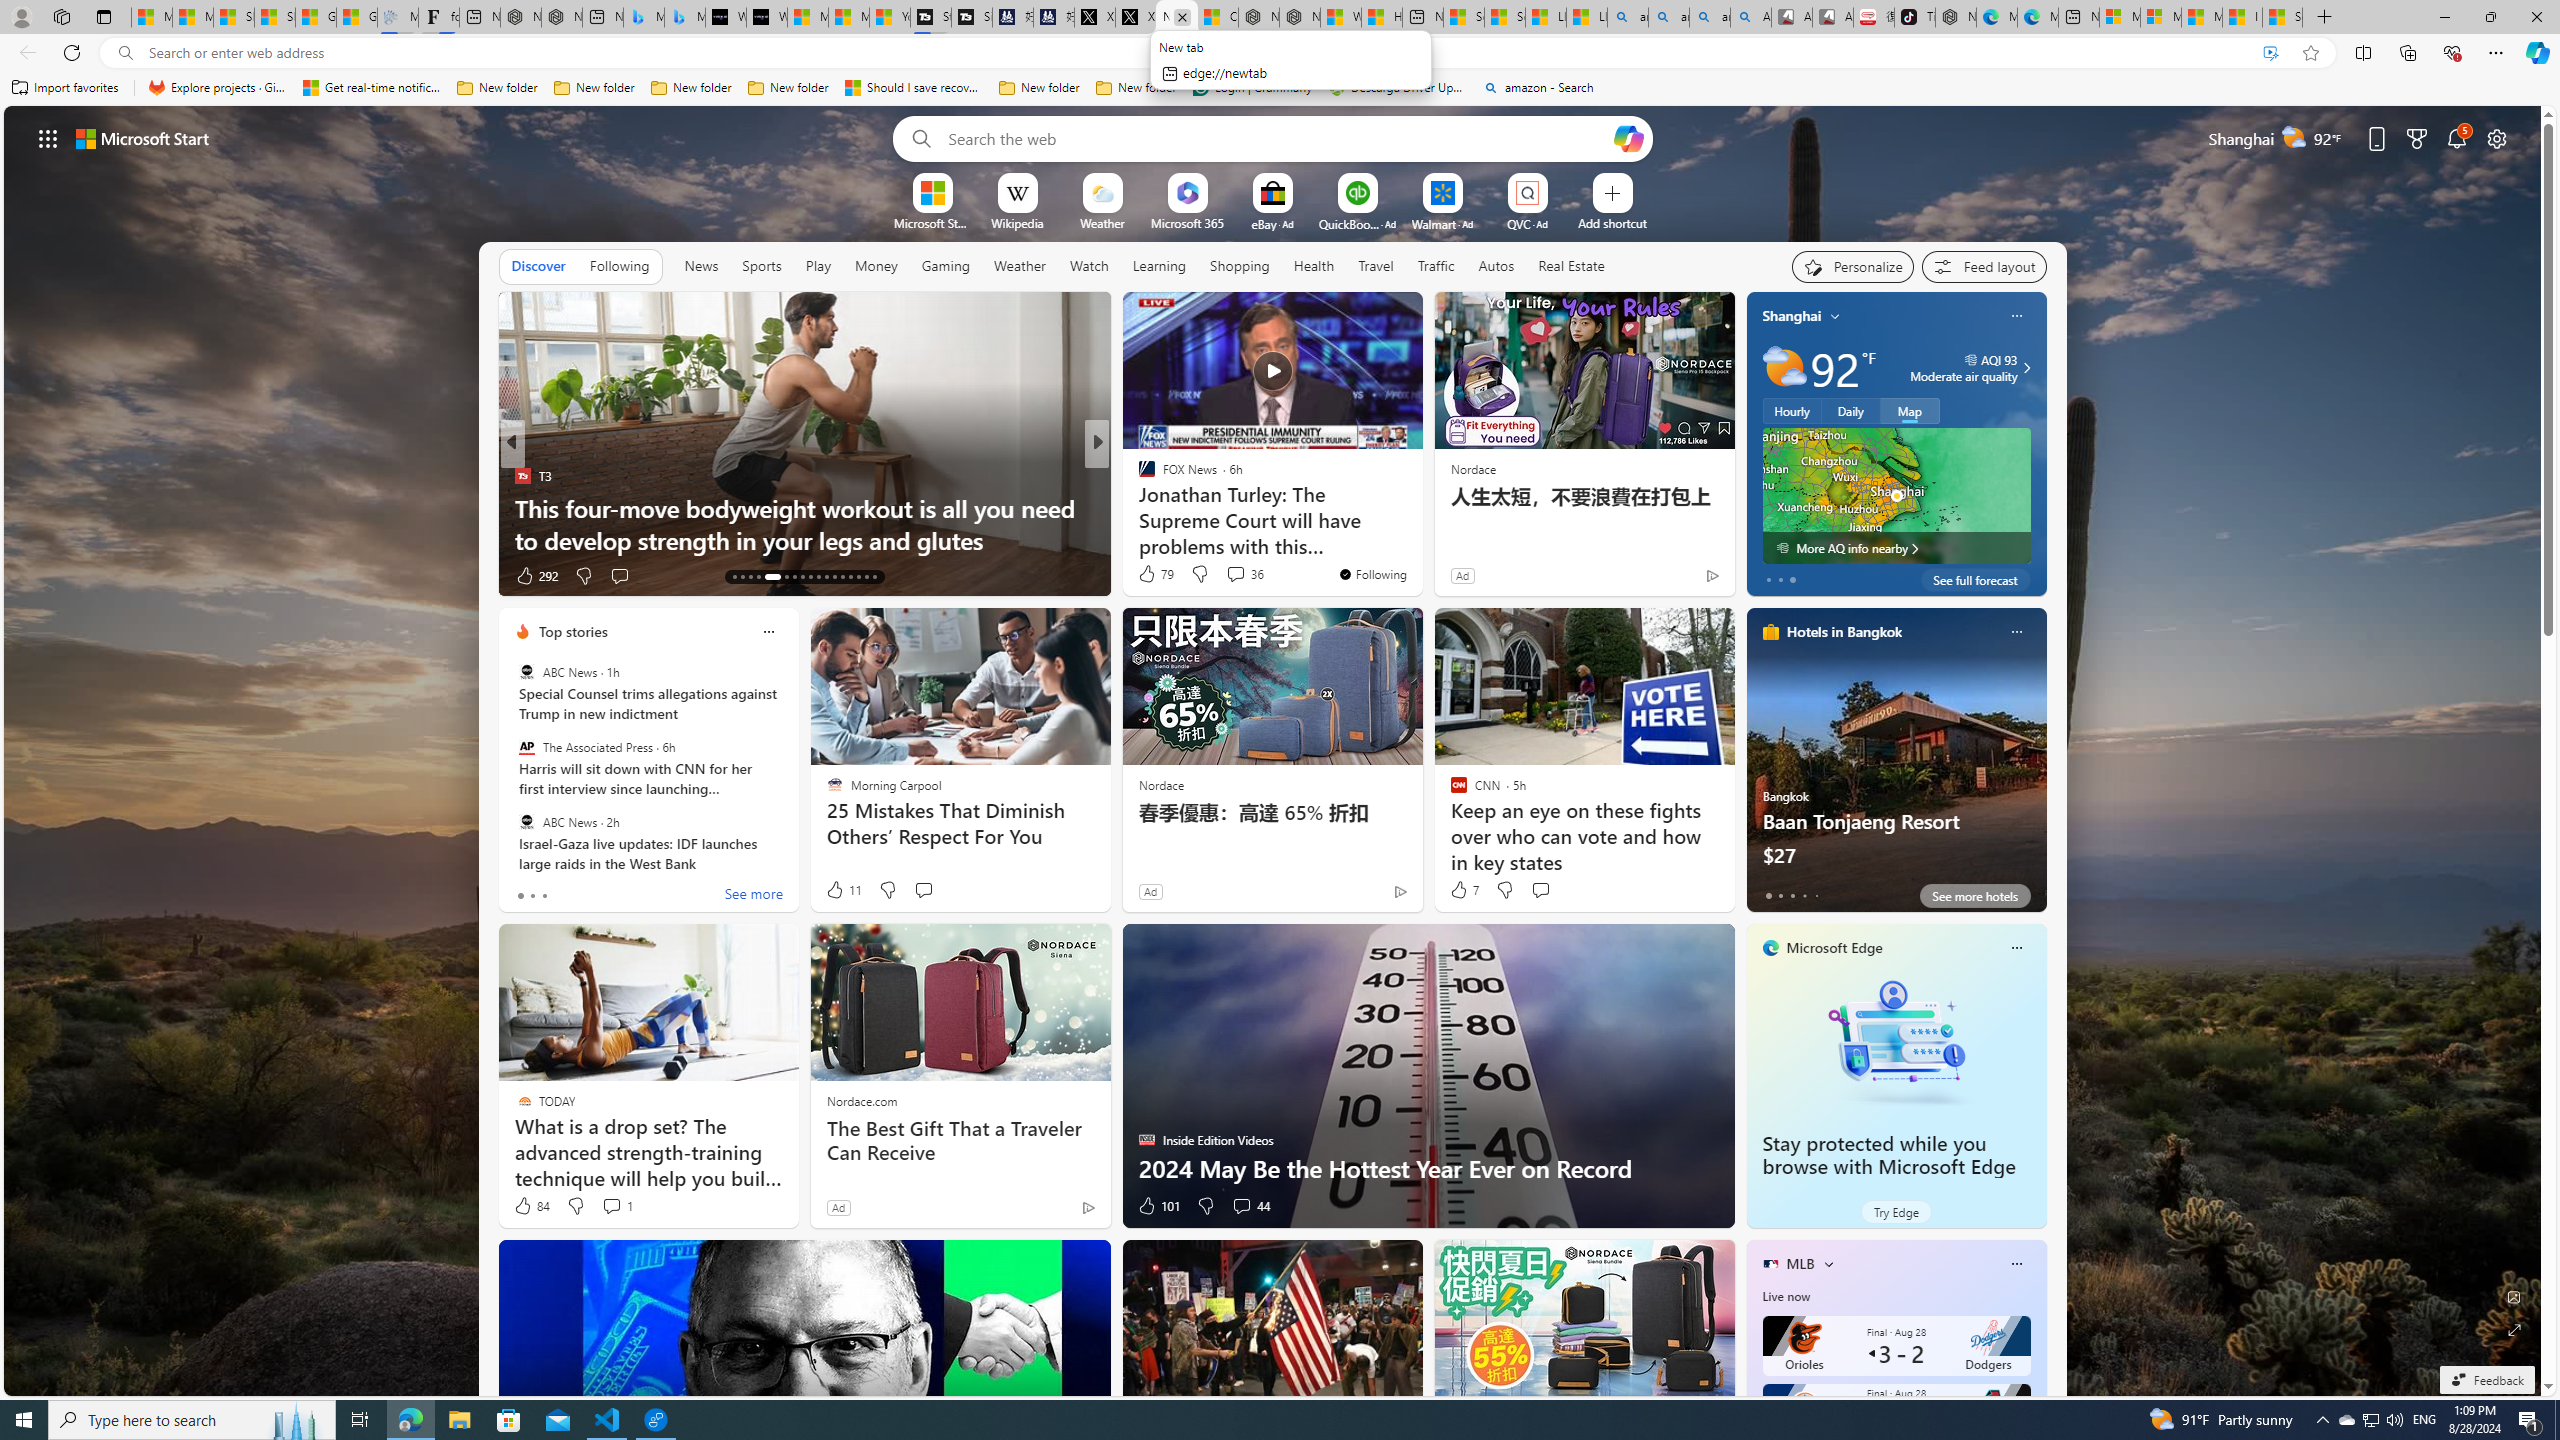  I want to click on 'Sports', so click(761, 265).